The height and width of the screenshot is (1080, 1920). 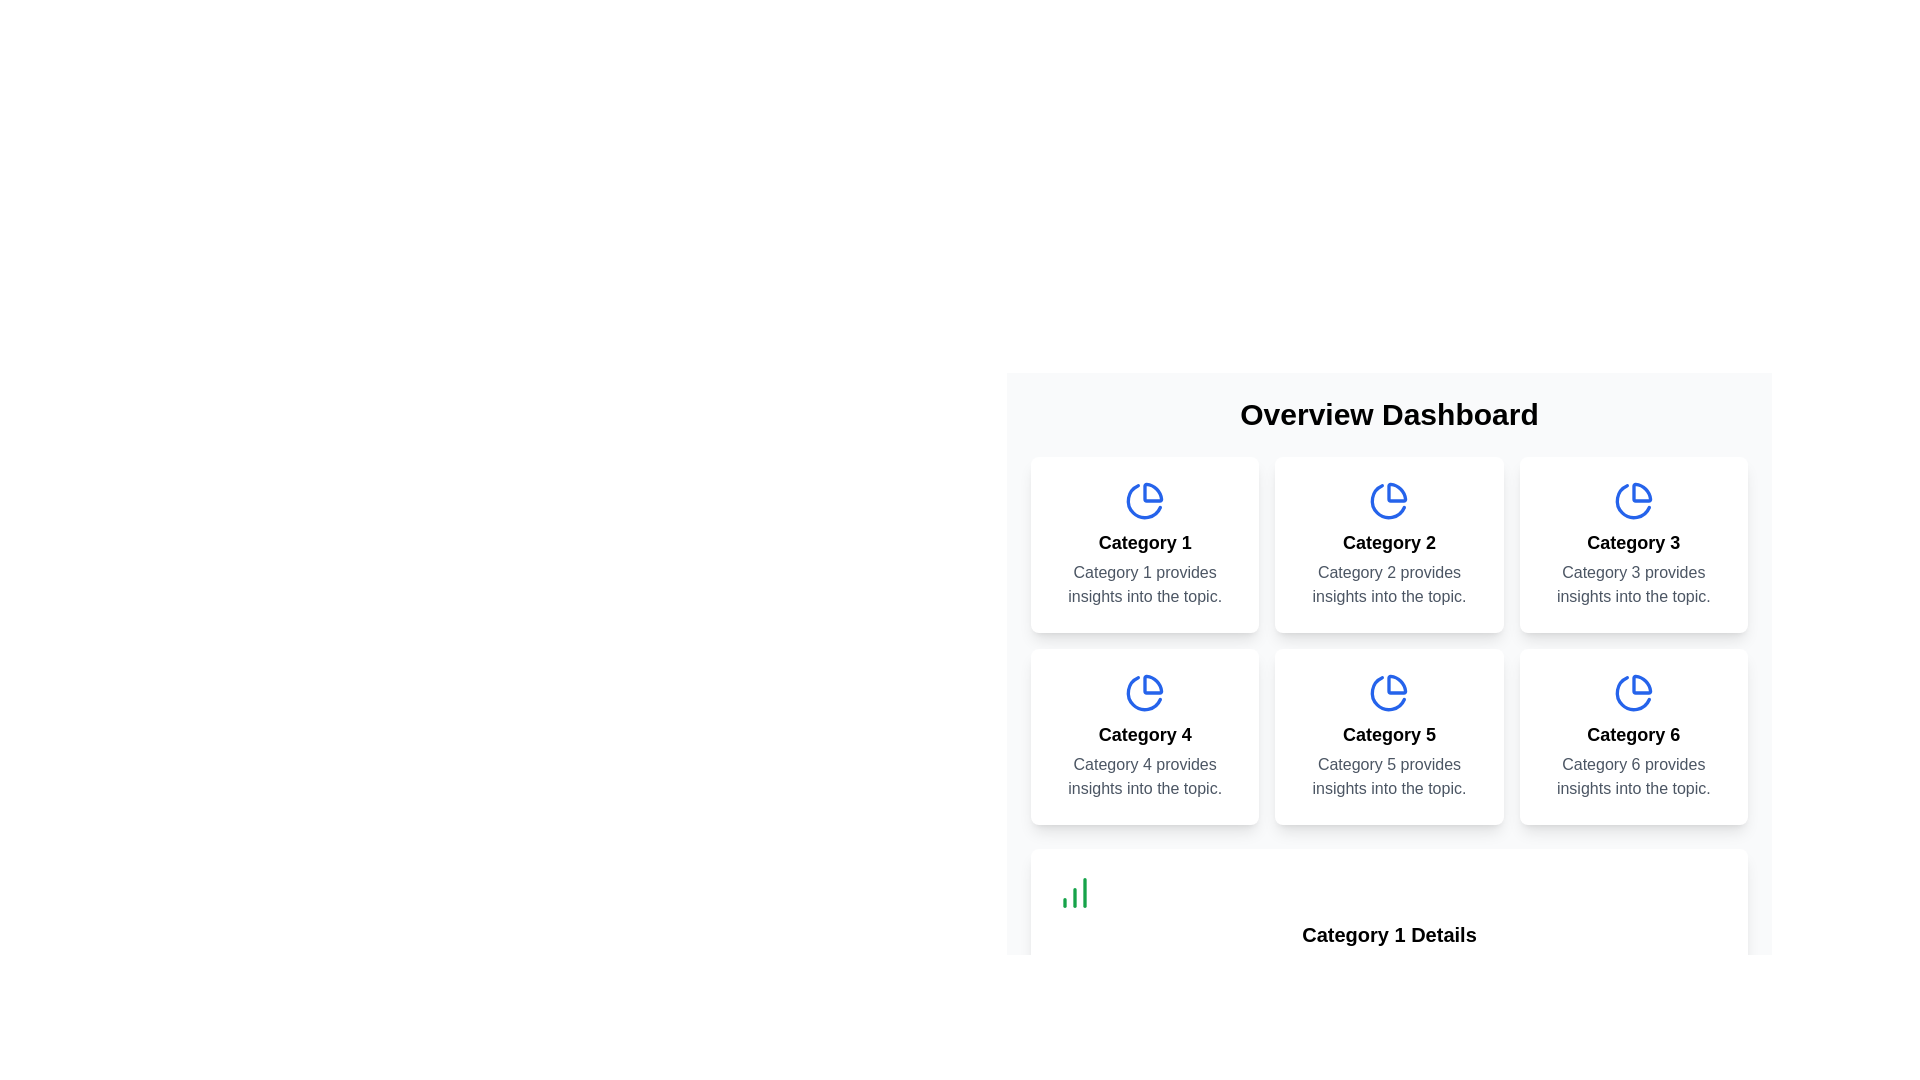 I want to click on the static text label providing a brief description for 'Category 3', positioned in the top-right corner of the card layout, so click(x=1633, y=585).